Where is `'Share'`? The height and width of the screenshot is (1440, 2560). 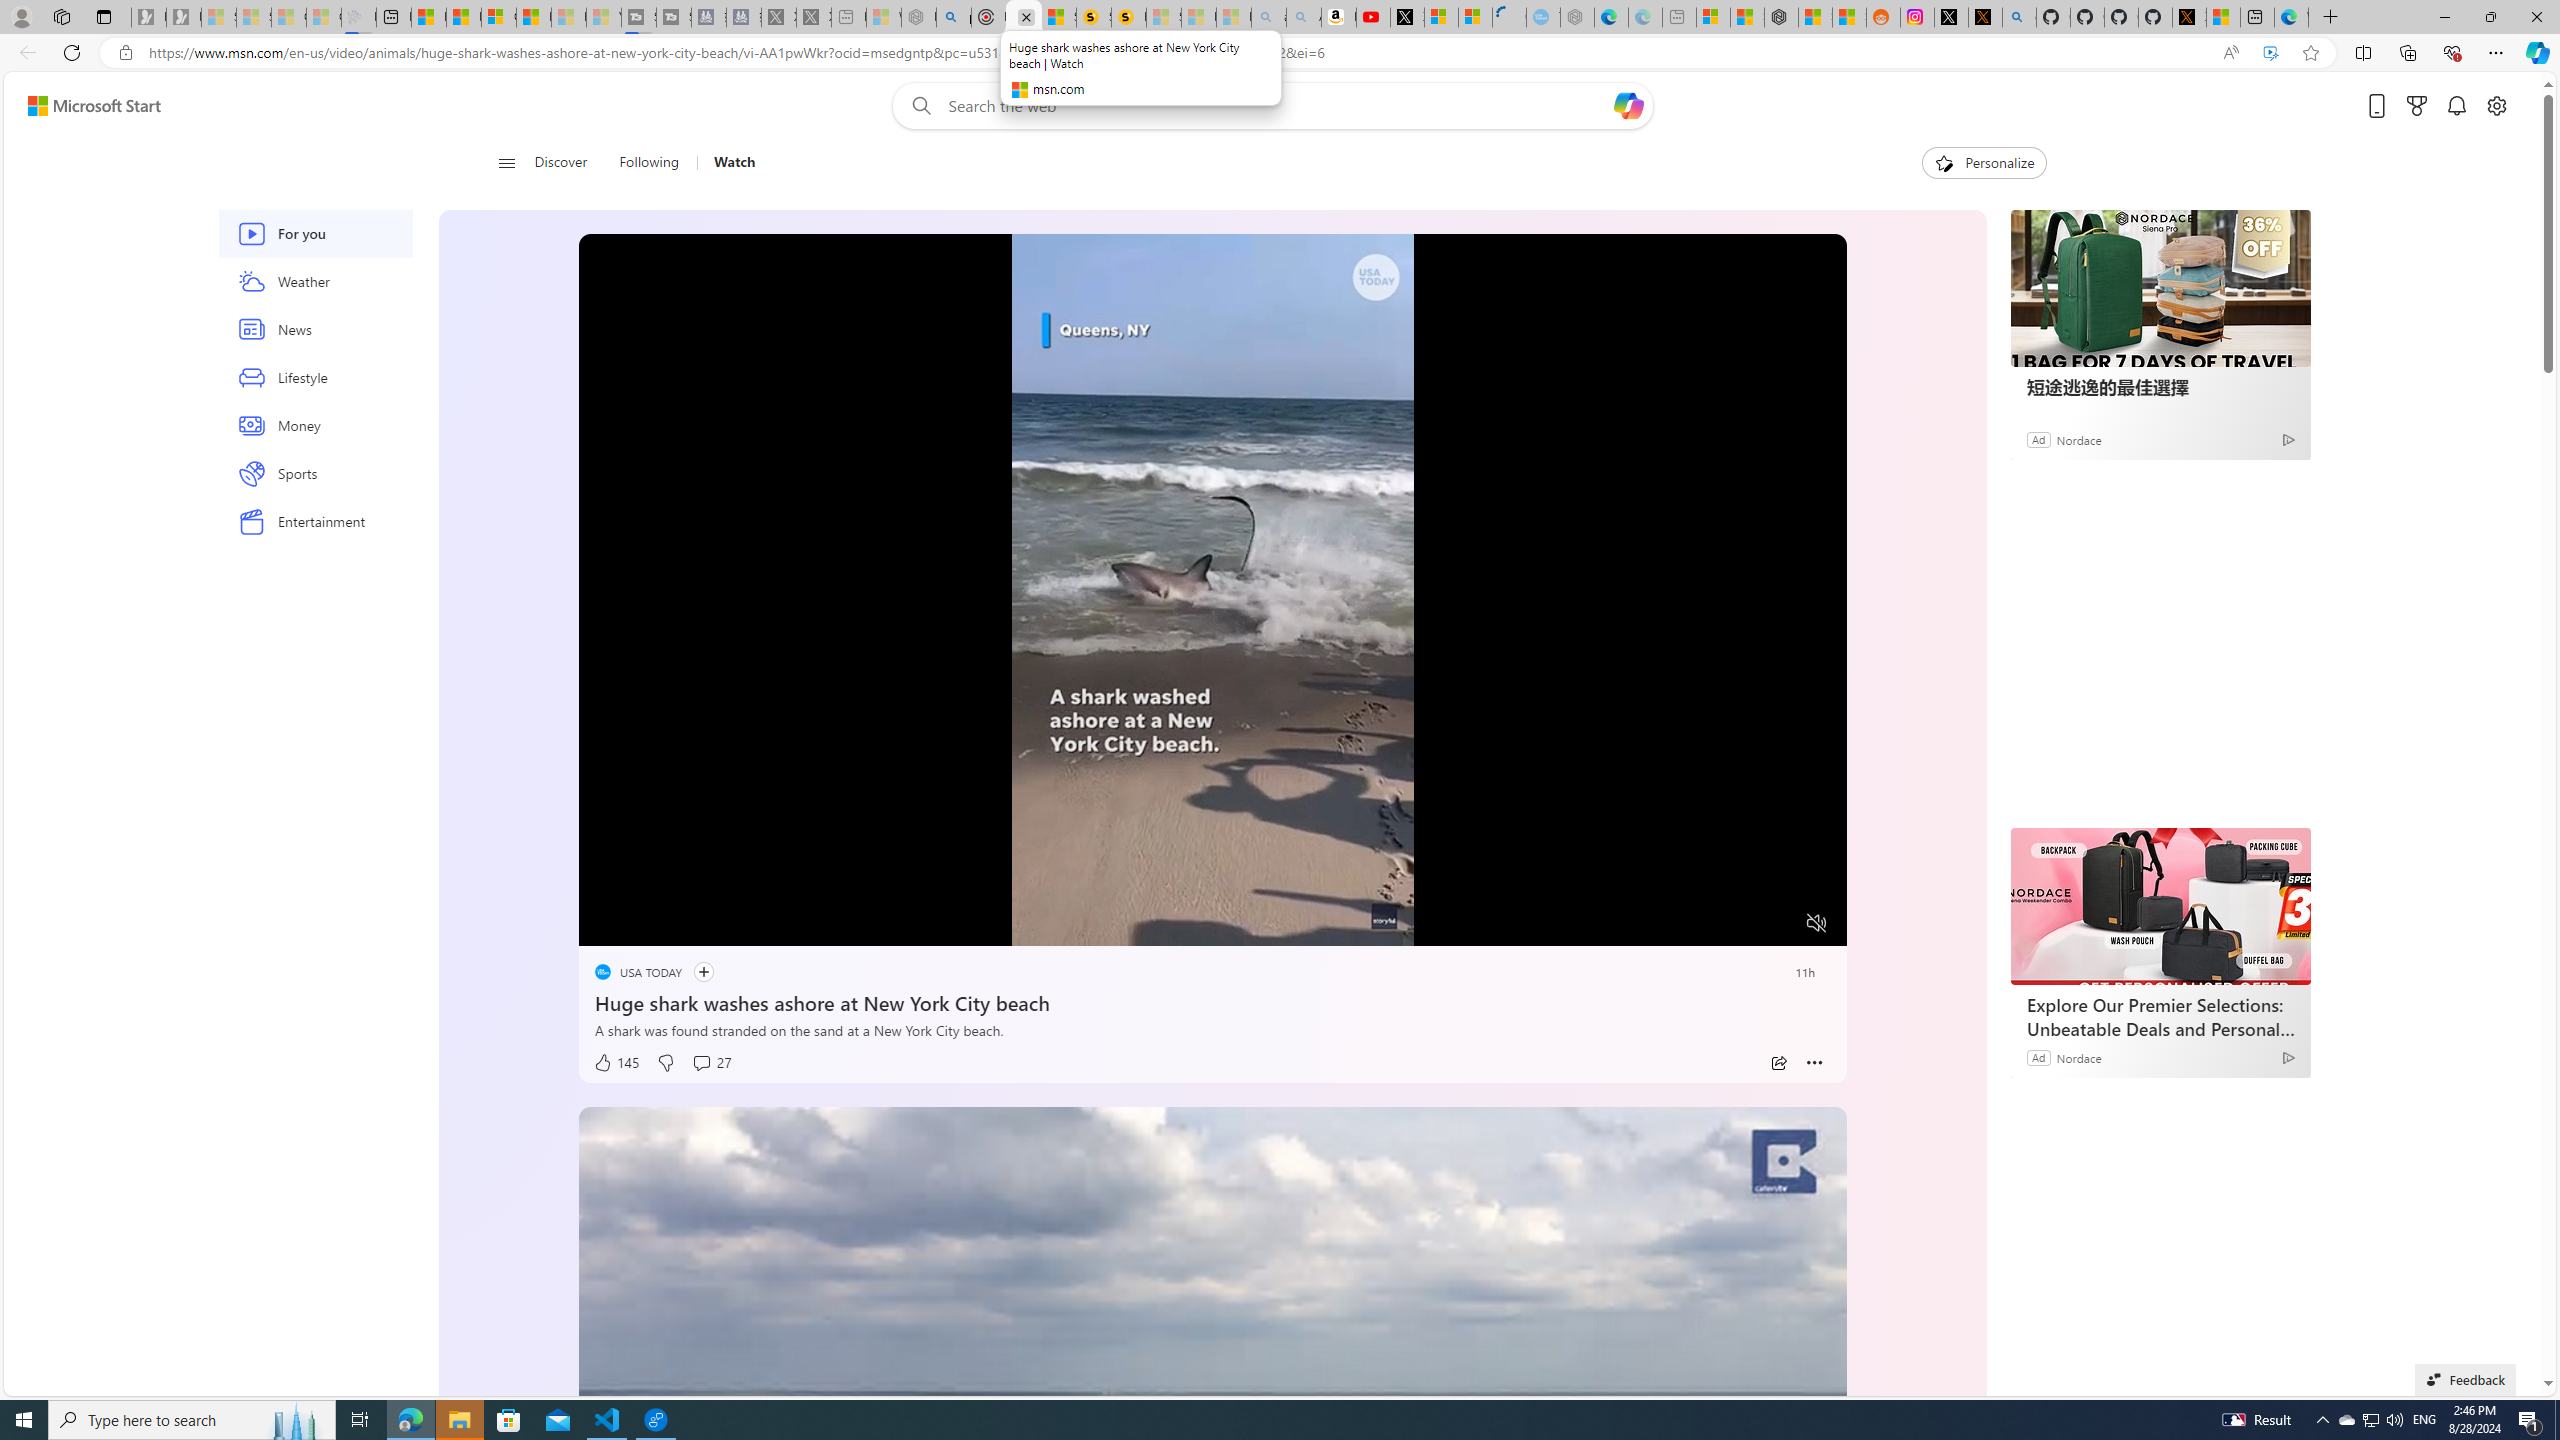
'Share' is located at coordinates (1777, 1062).